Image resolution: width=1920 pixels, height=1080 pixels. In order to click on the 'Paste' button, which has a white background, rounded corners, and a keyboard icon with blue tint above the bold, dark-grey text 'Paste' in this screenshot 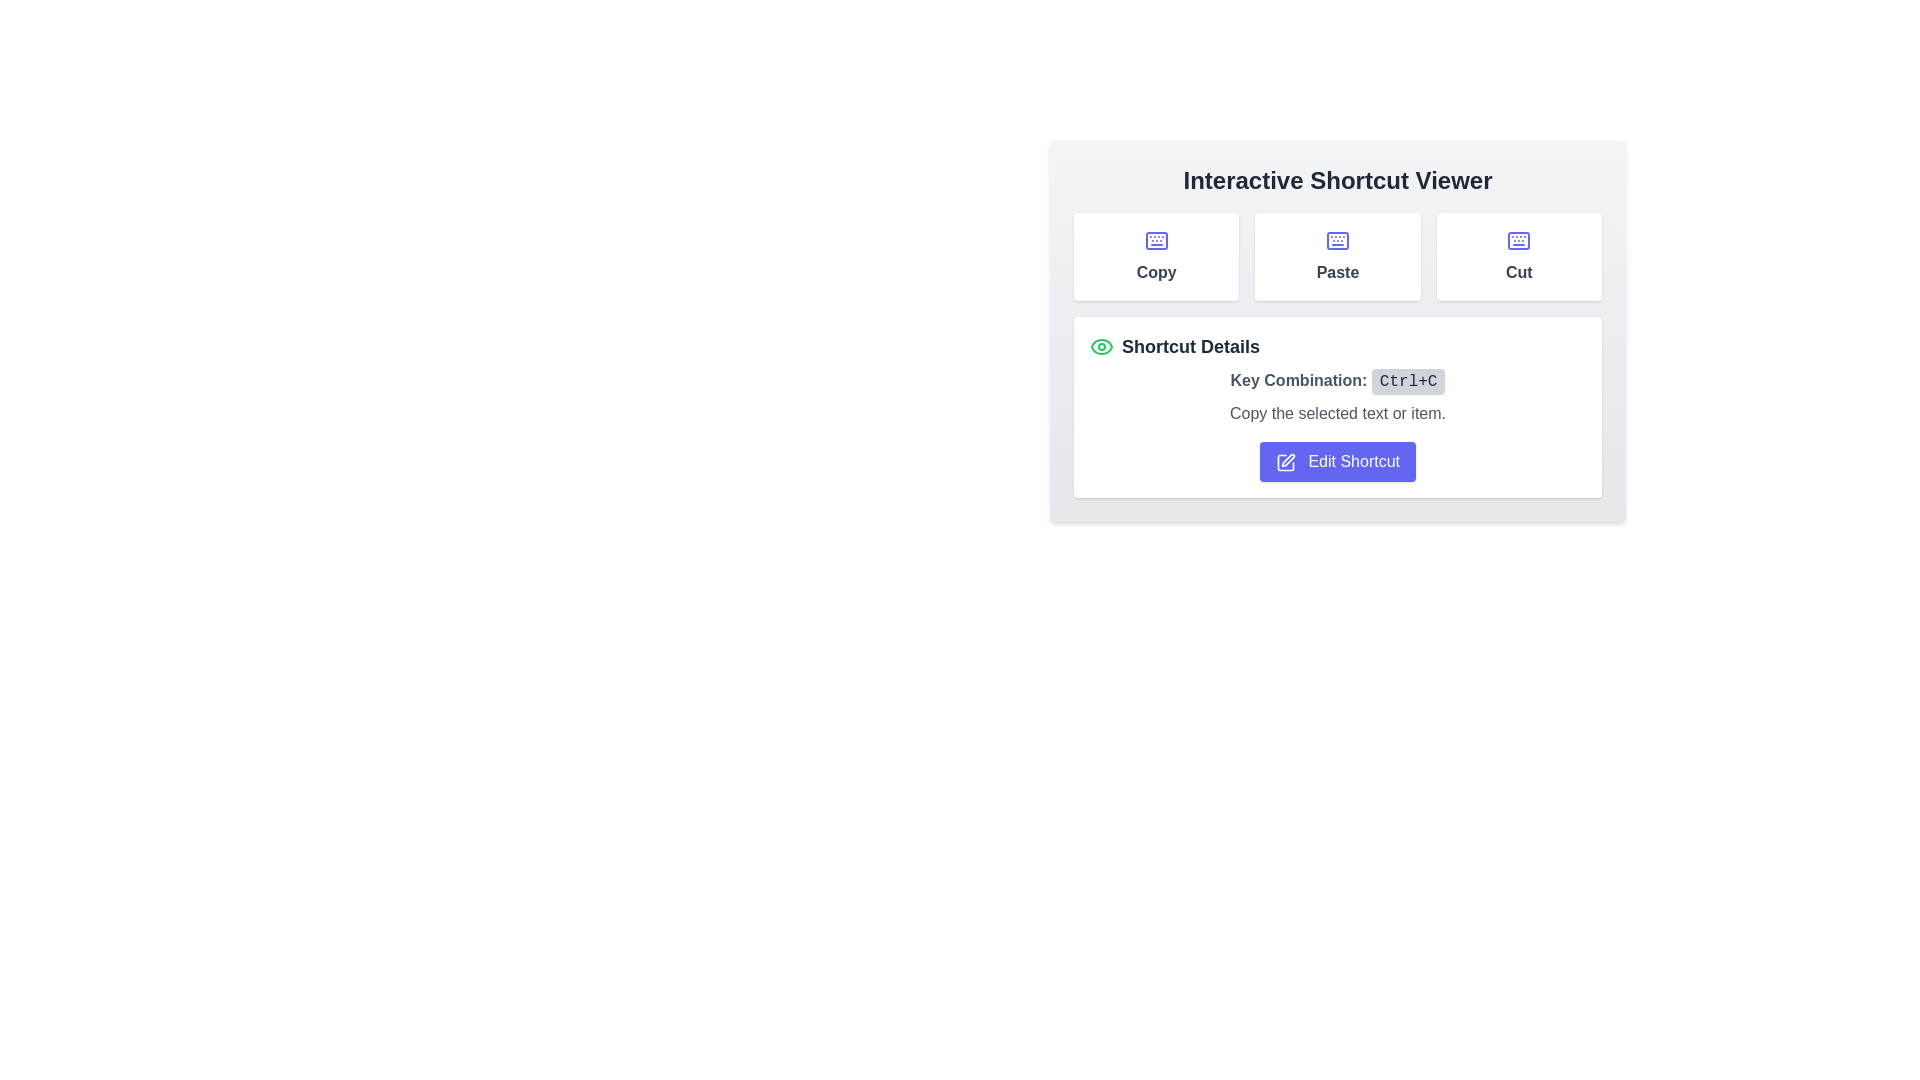, I will do `click(1338, 256)`.